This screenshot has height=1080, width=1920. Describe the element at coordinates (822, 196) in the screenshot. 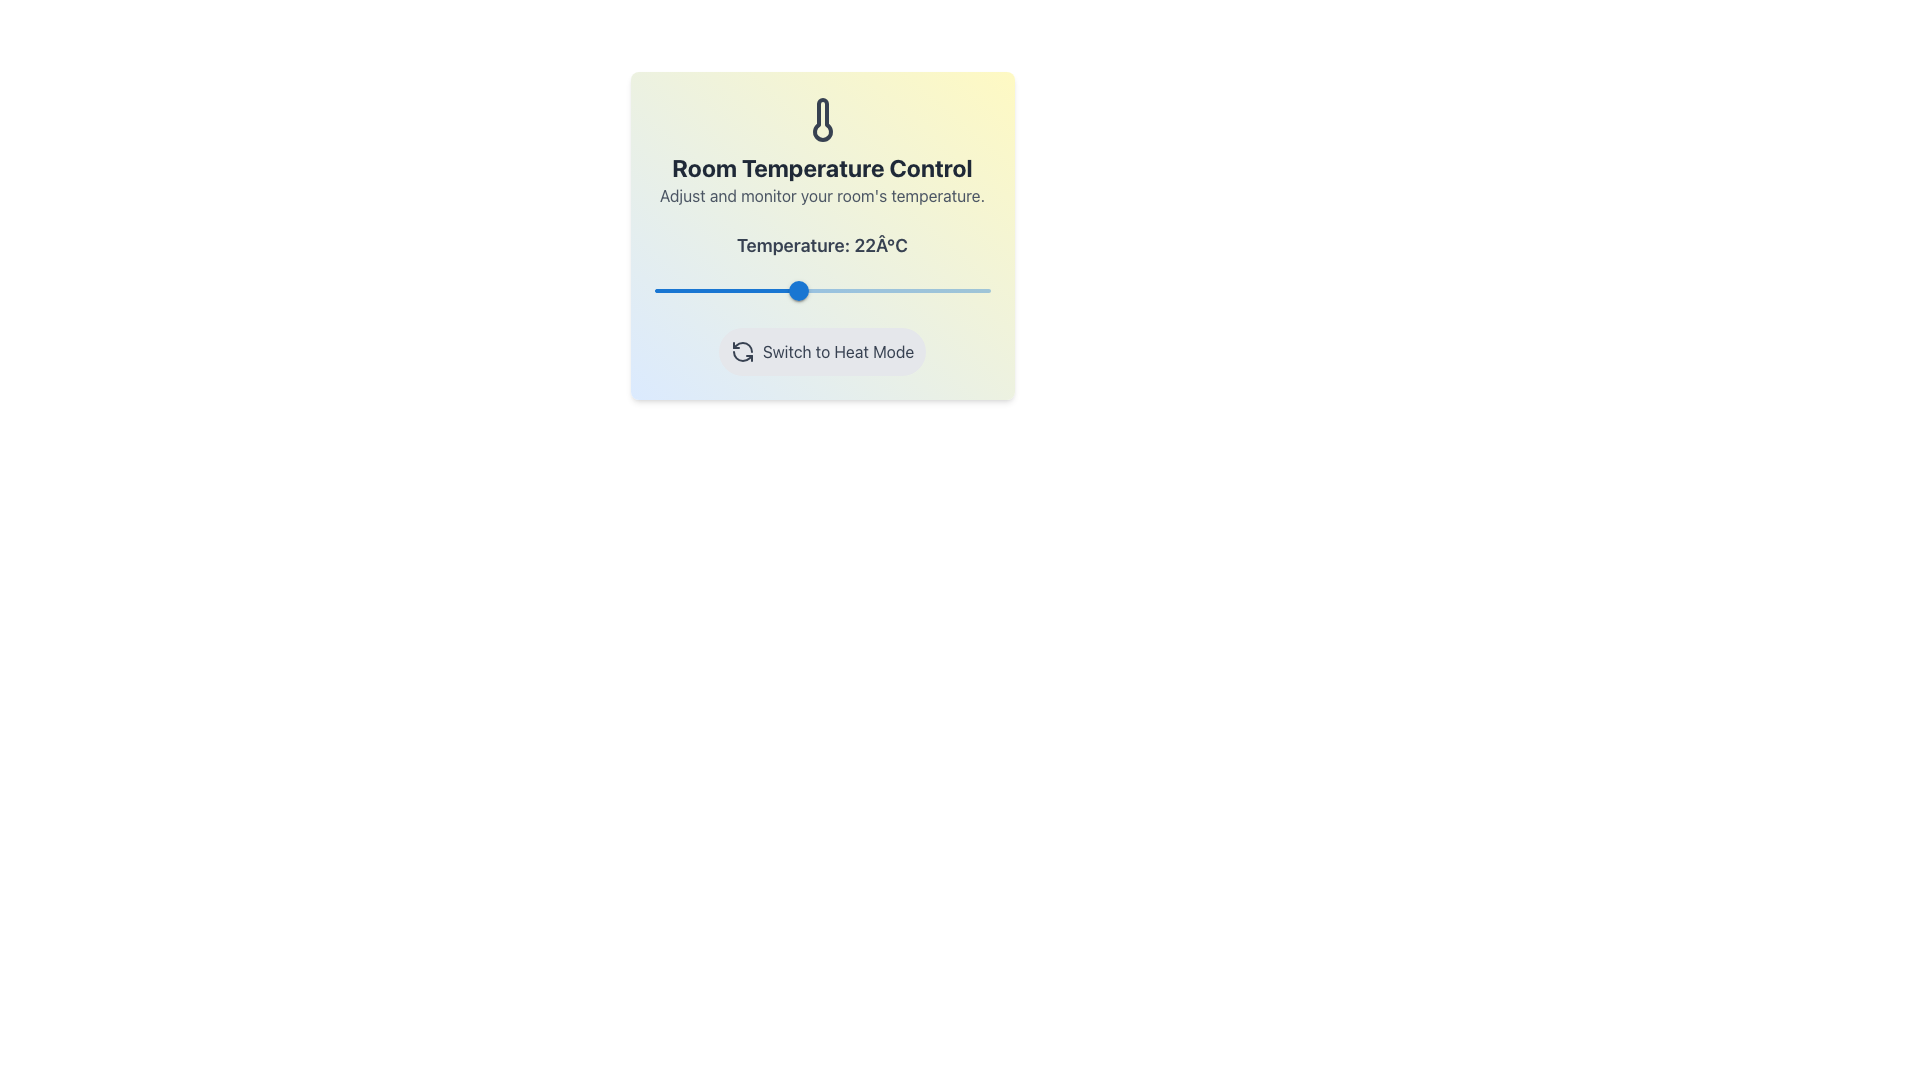

I see `the text that states 'Adjust and monitor your room's temperature.' which is located directly below the 'Room Temperature Control' title` at that location.